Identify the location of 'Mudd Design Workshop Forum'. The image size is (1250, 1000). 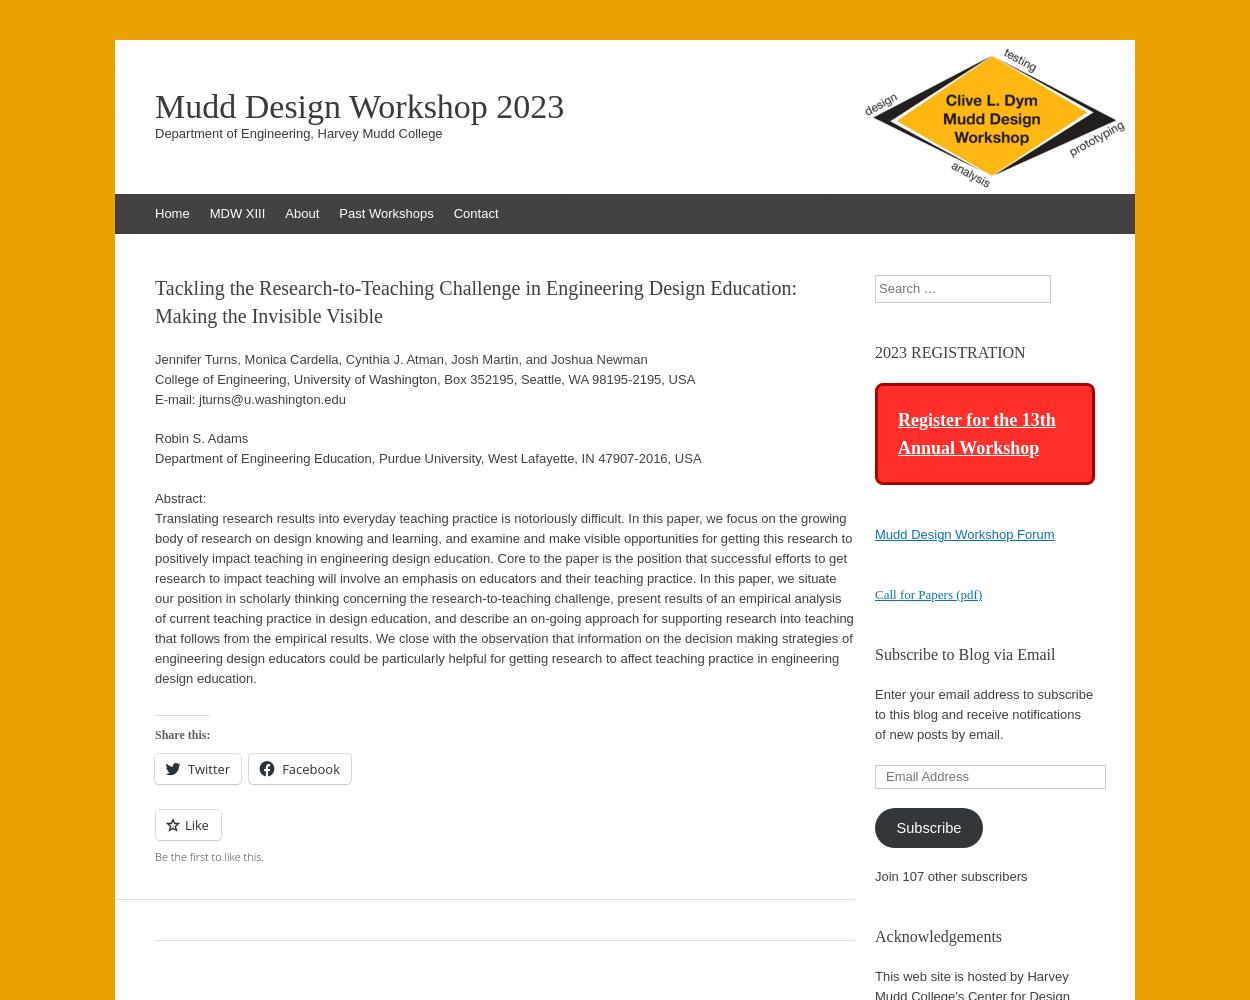
(875, 534).